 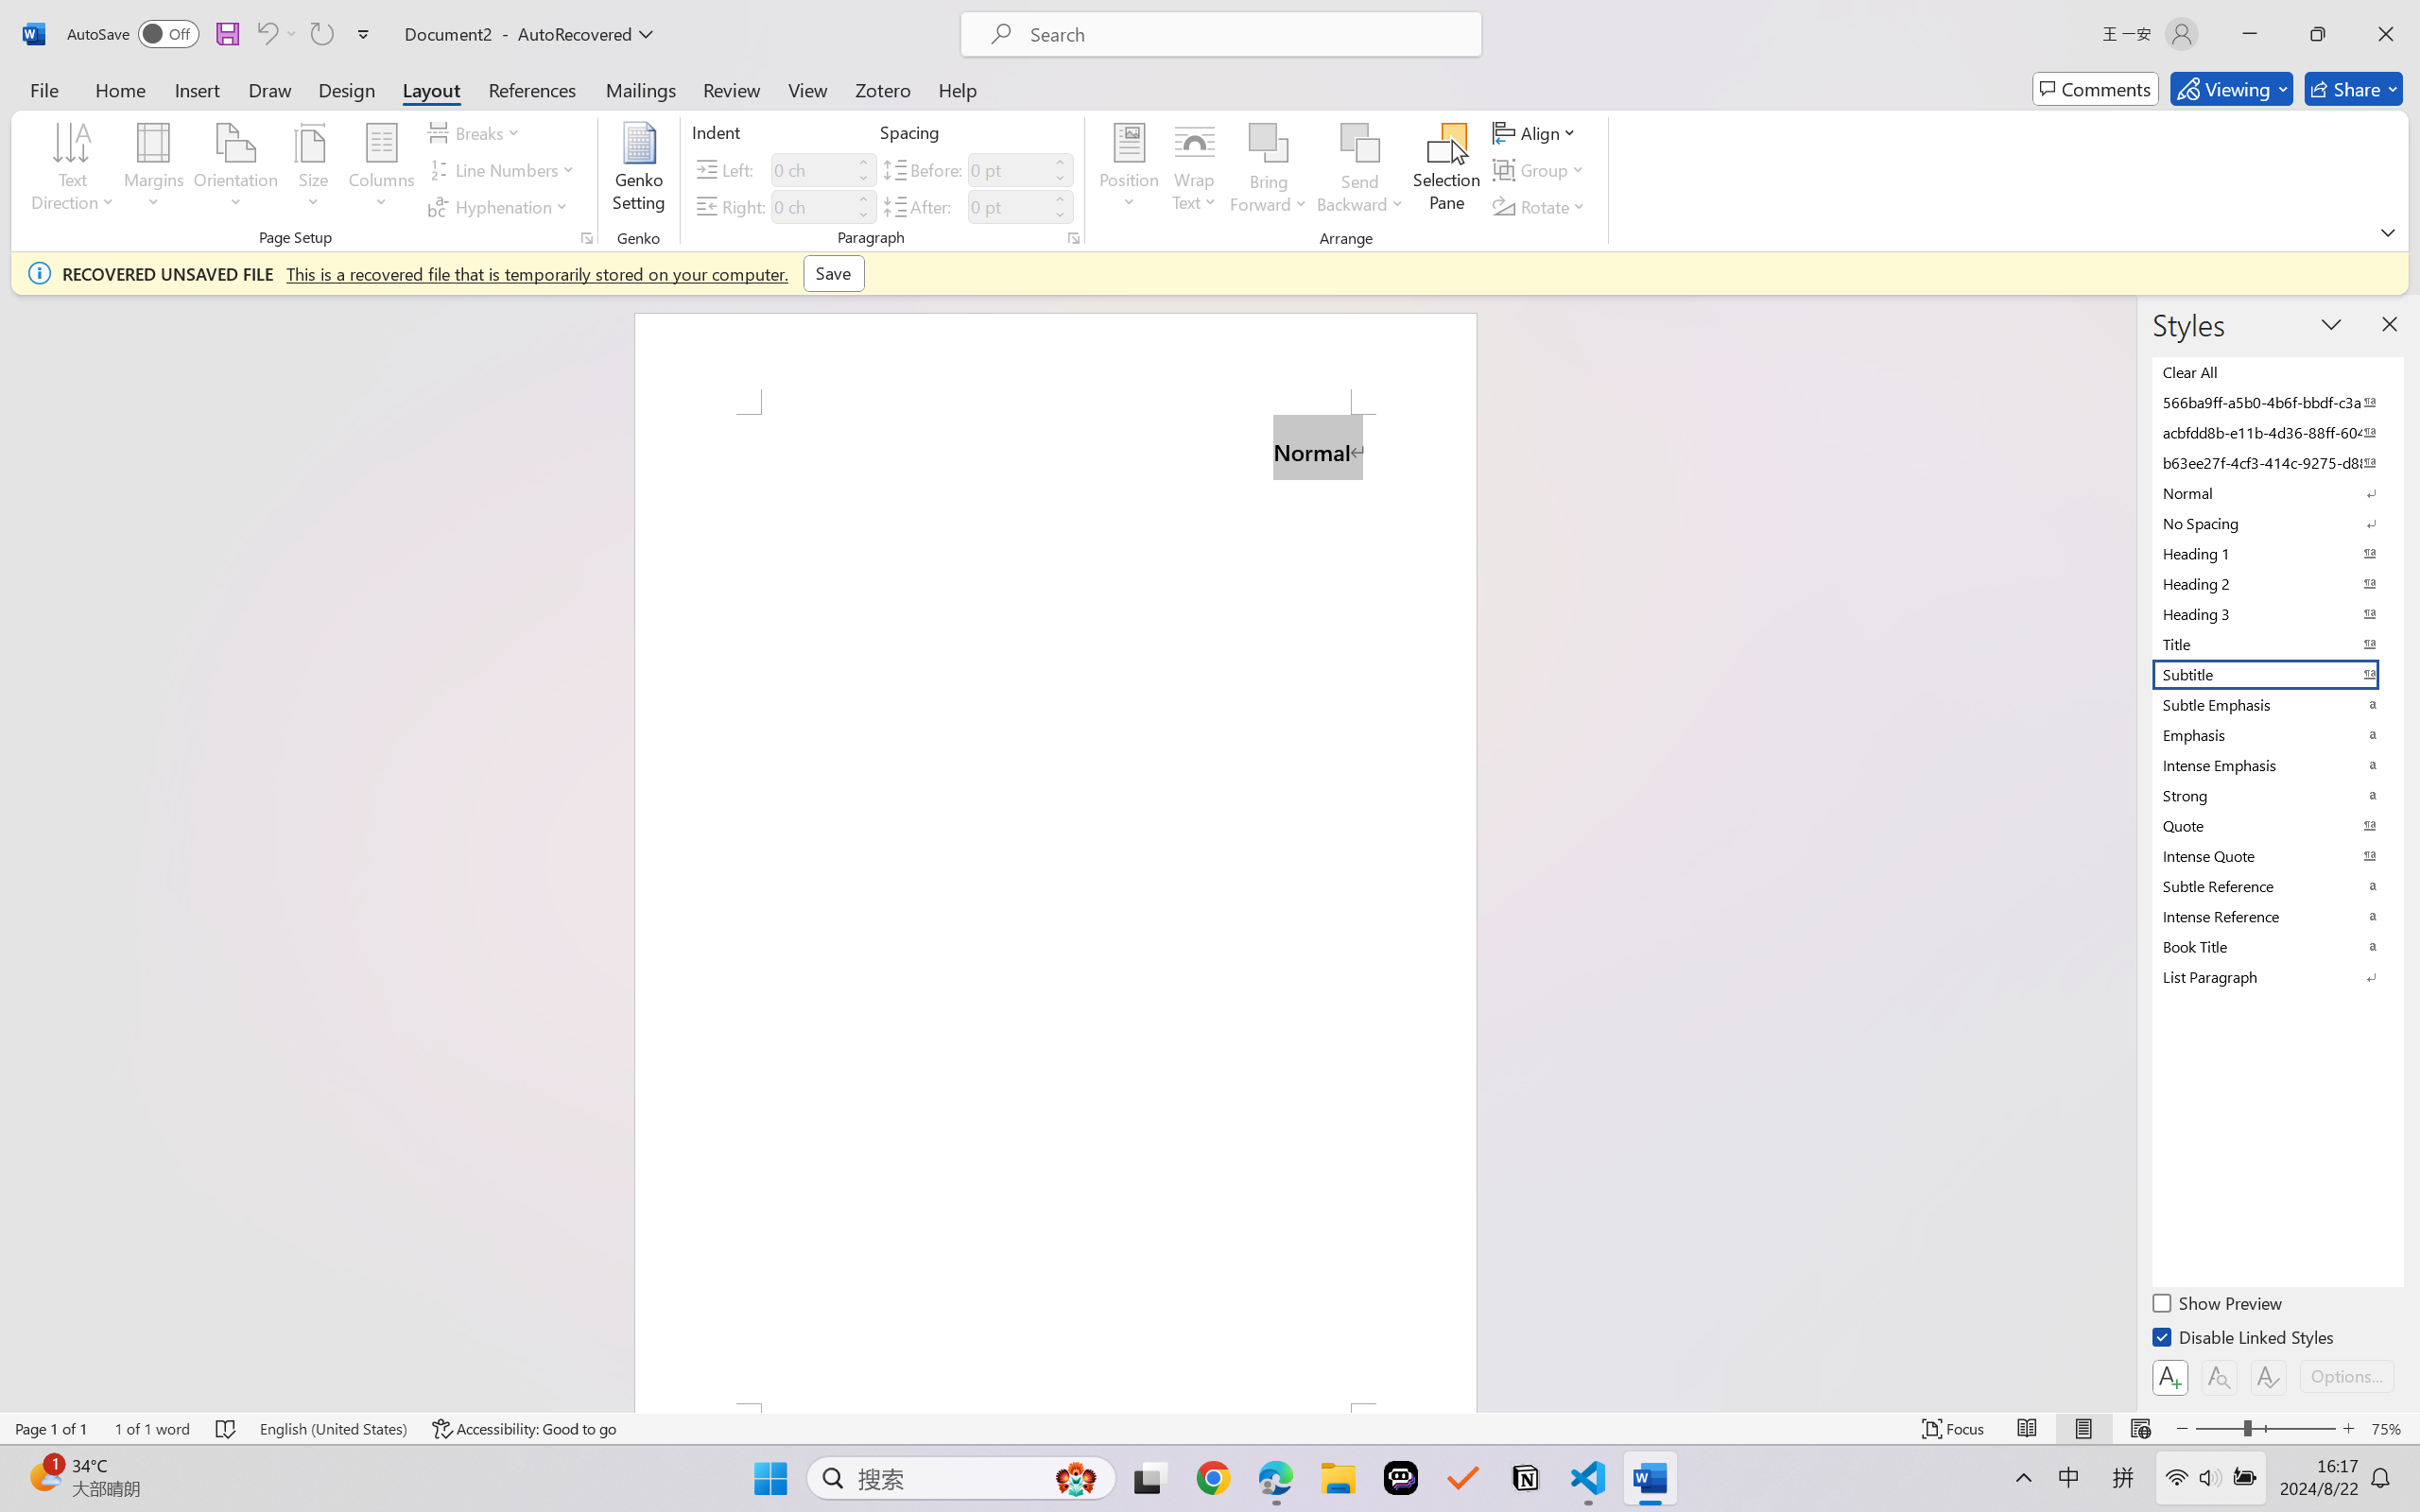 What do you see at coordinates (1269, 170) in the screenshot?
I see `'Bring Forward'` at bounding box center [1269, 170].